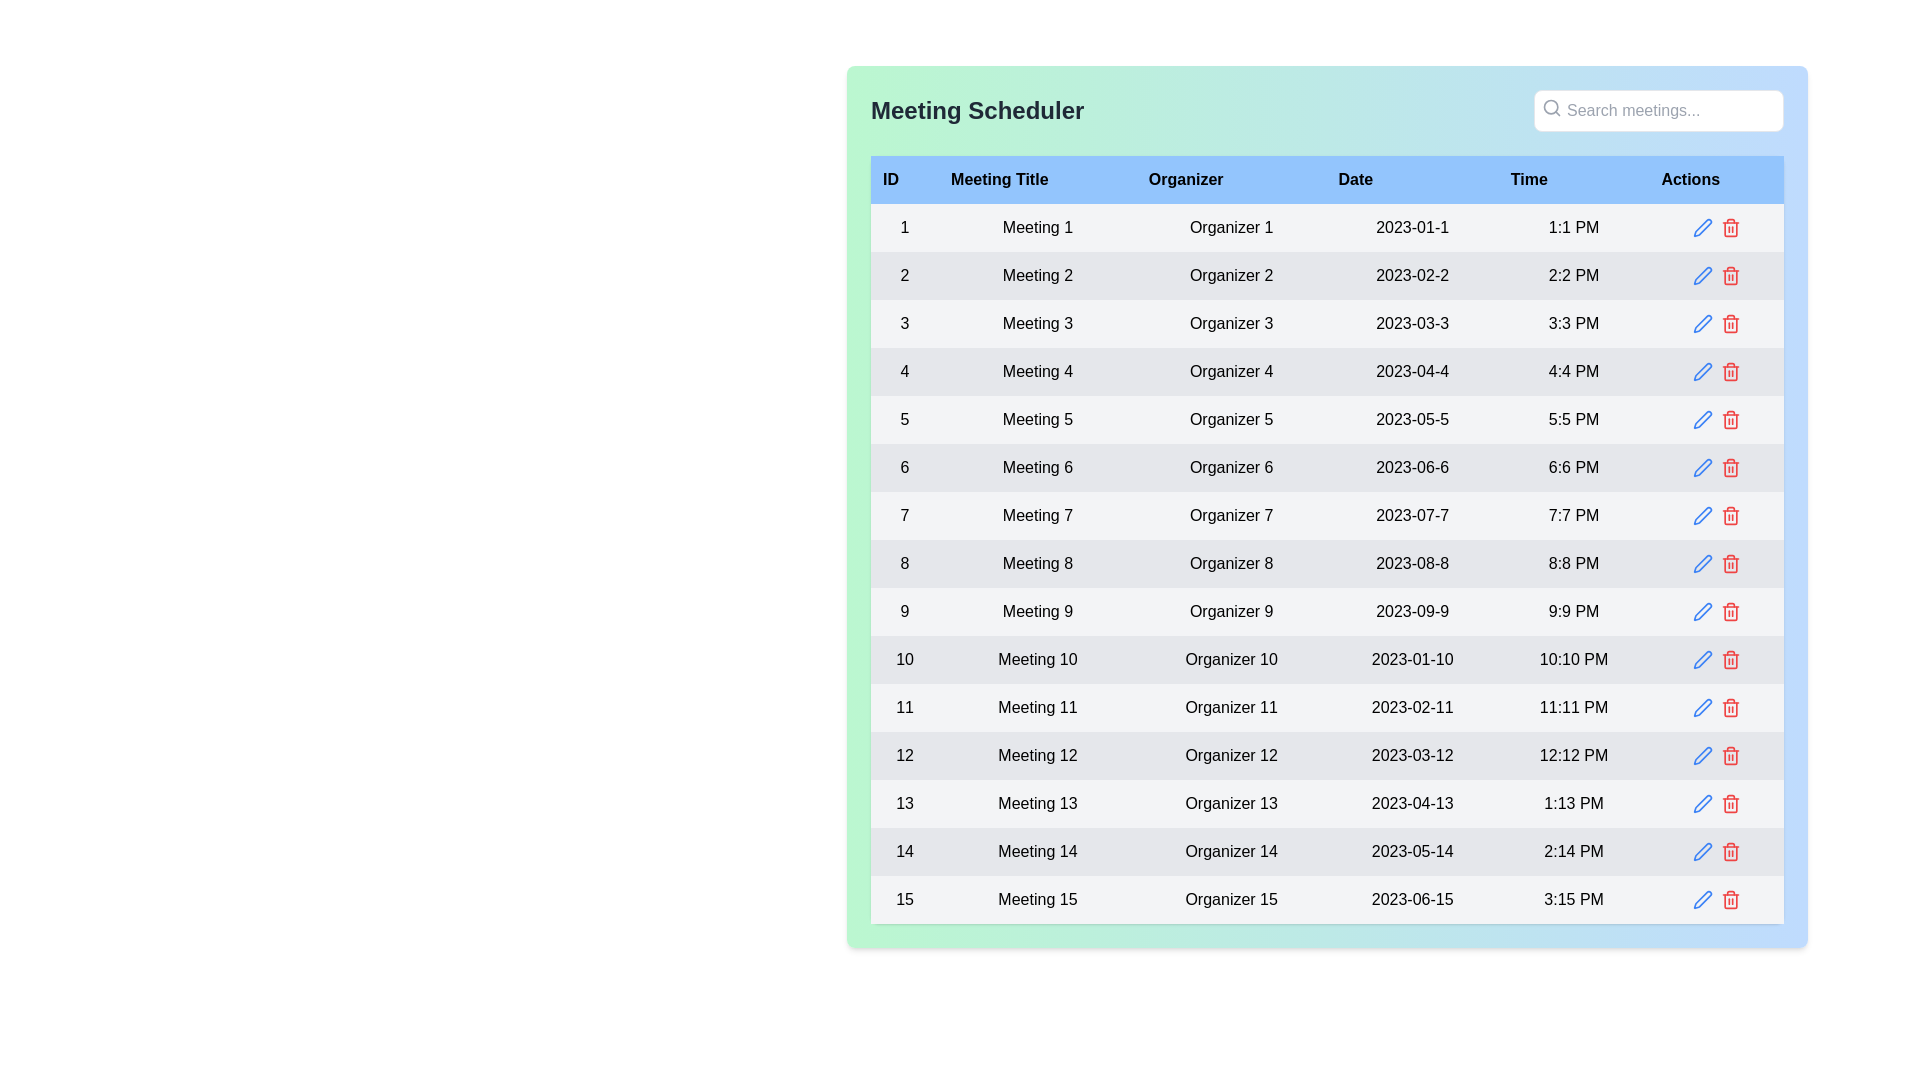  Describe the element at coordinates (1715, 467) in the screenshot. I see `the delete button located in the 'Actions' column of the sixth row of the meeting table, aligned with 'Meeting 6' dated '2023-06-6', to initiate a delete action` at that location.